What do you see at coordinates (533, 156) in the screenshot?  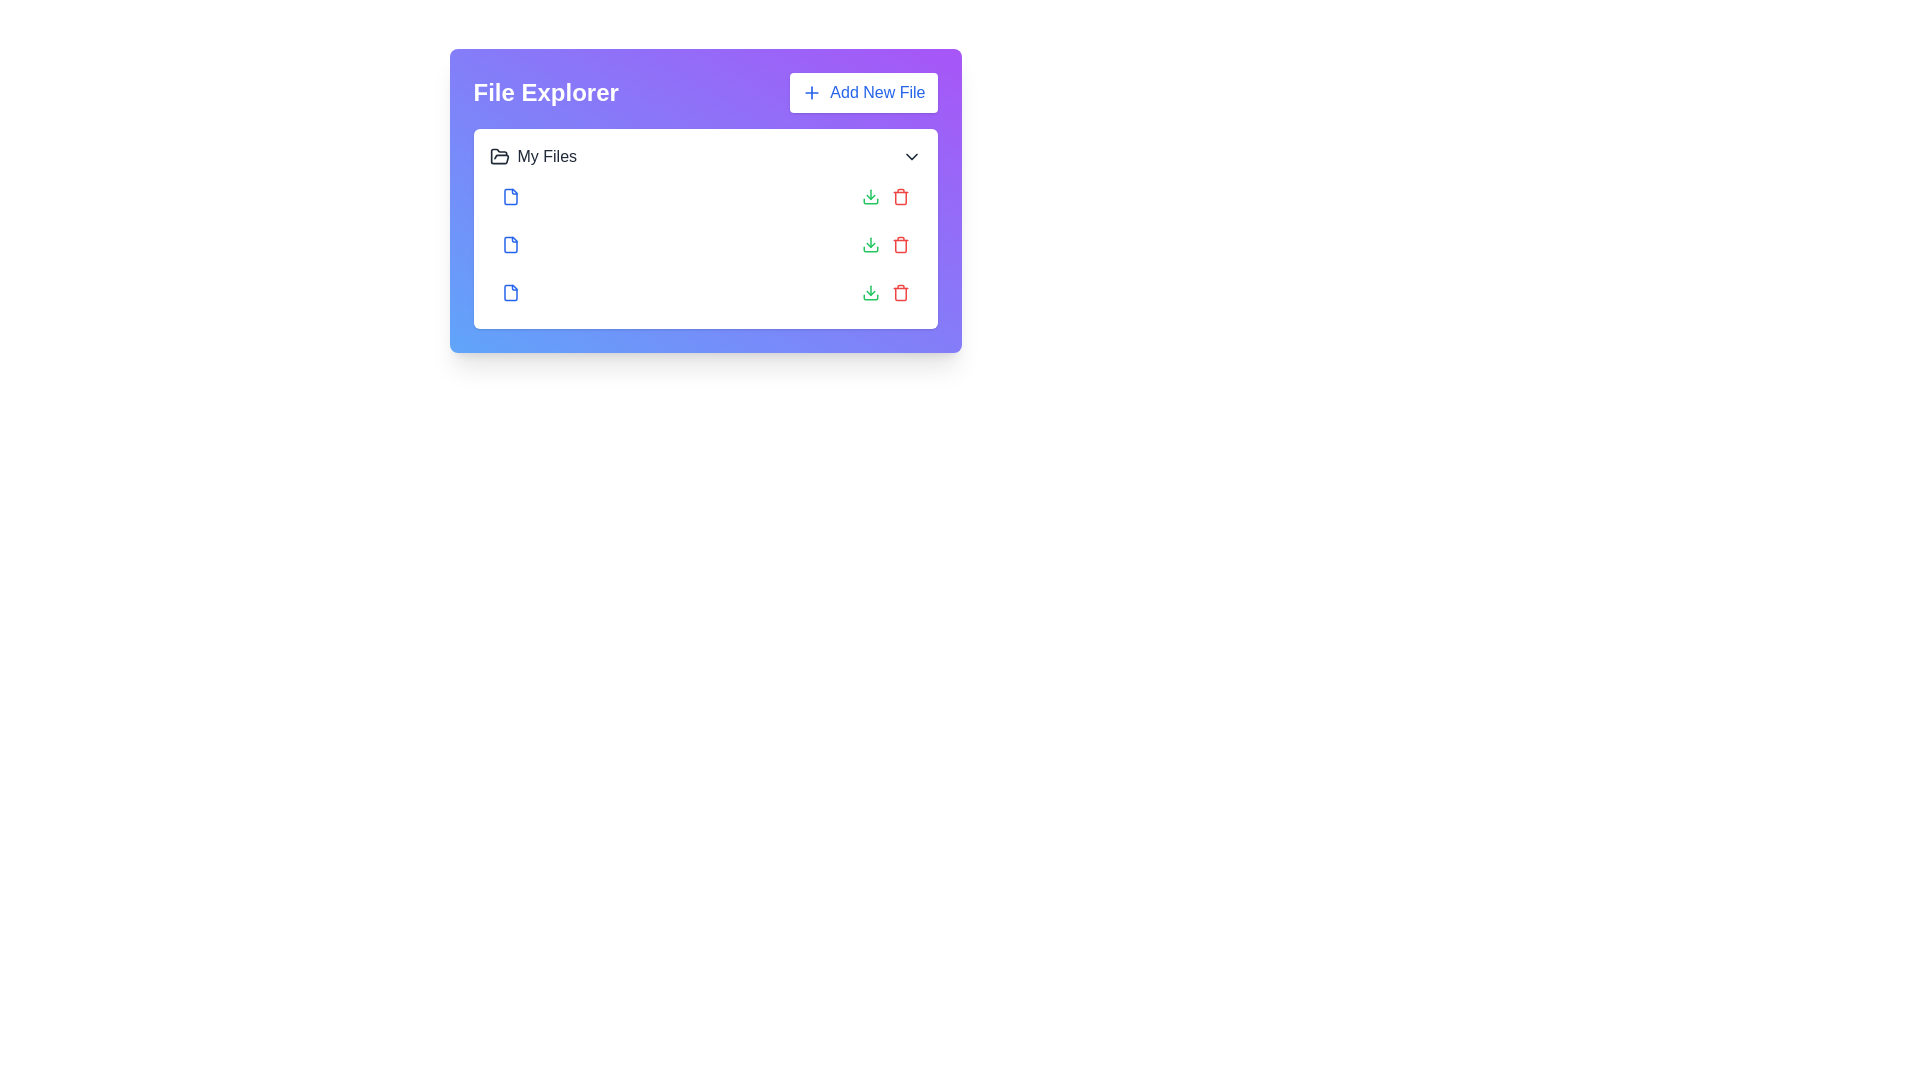 I see `the labeled interactive folder named 'My Files'` at bounding box center [533, 156].